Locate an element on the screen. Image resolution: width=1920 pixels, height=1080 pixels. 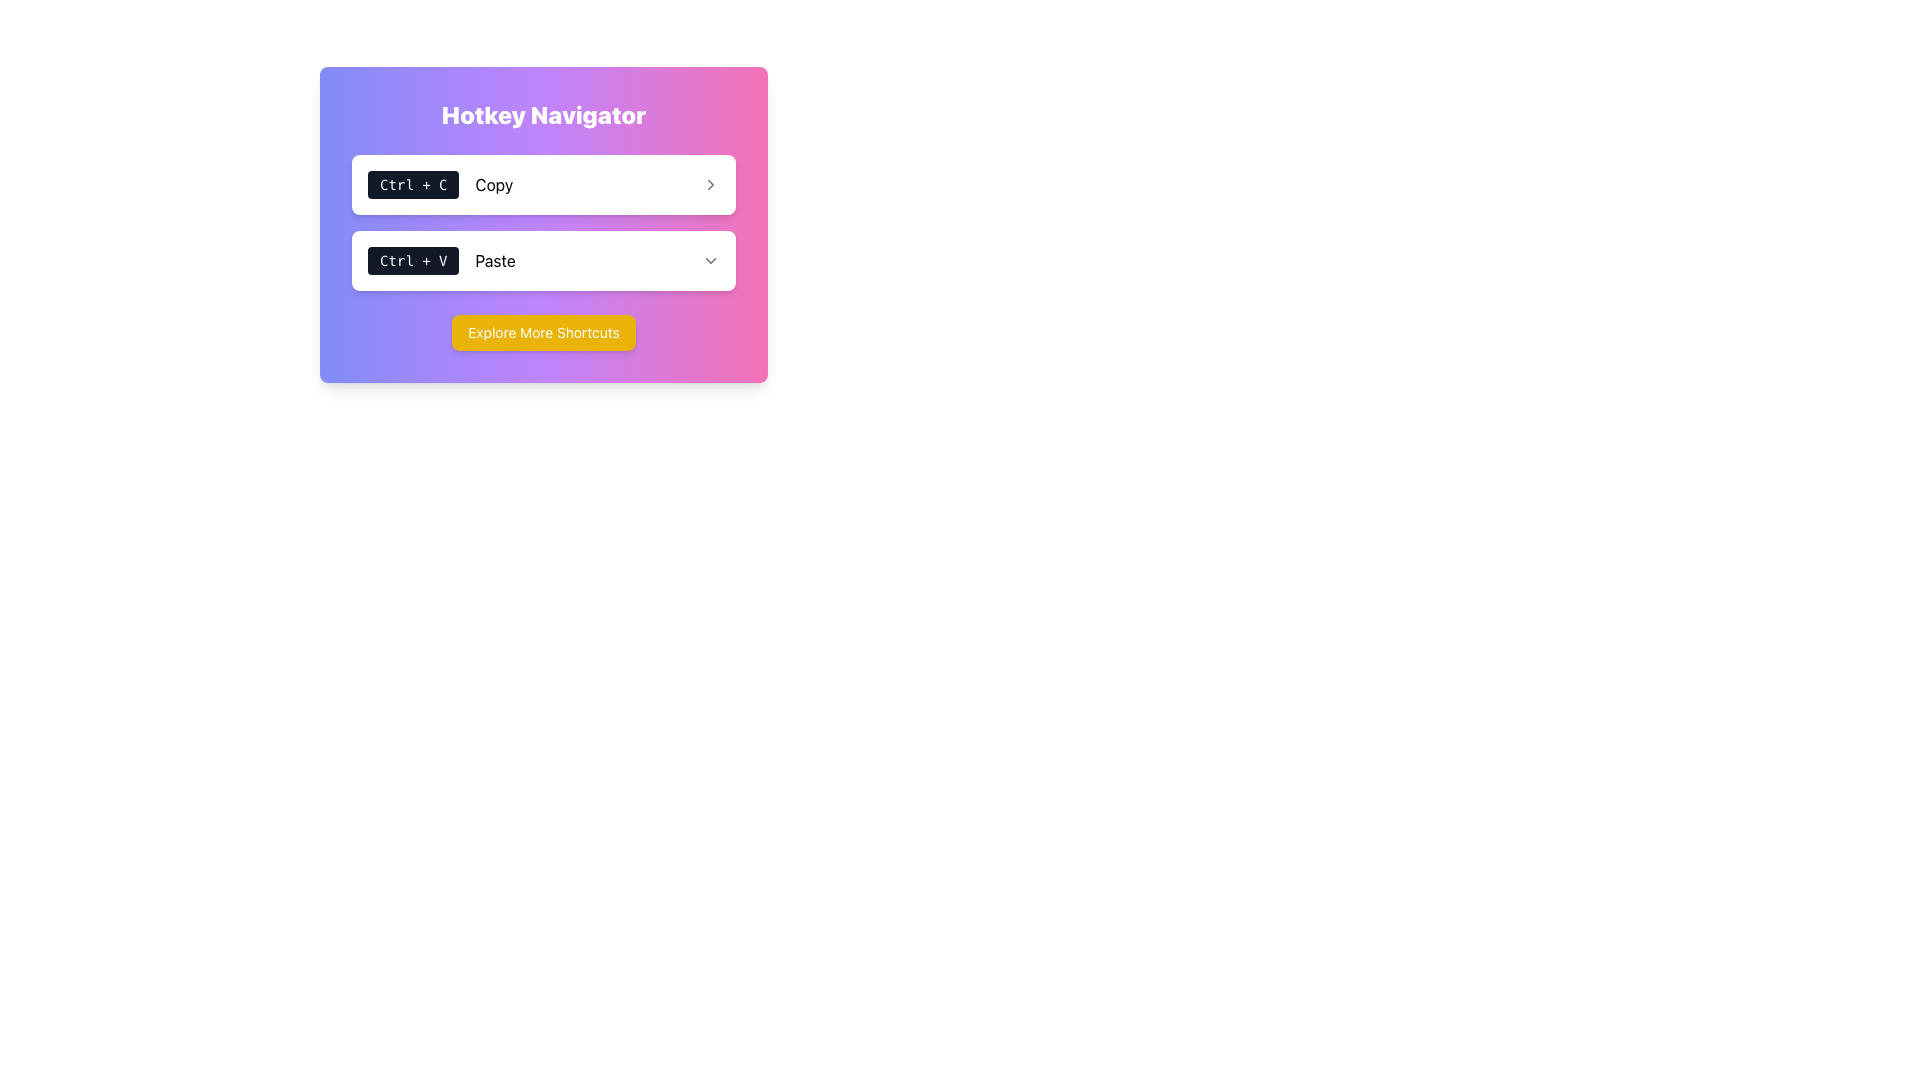
the dropdown indicator chevron located at the far right of the 'Hotkey Navigator' card is located at coordinates (710, 260).